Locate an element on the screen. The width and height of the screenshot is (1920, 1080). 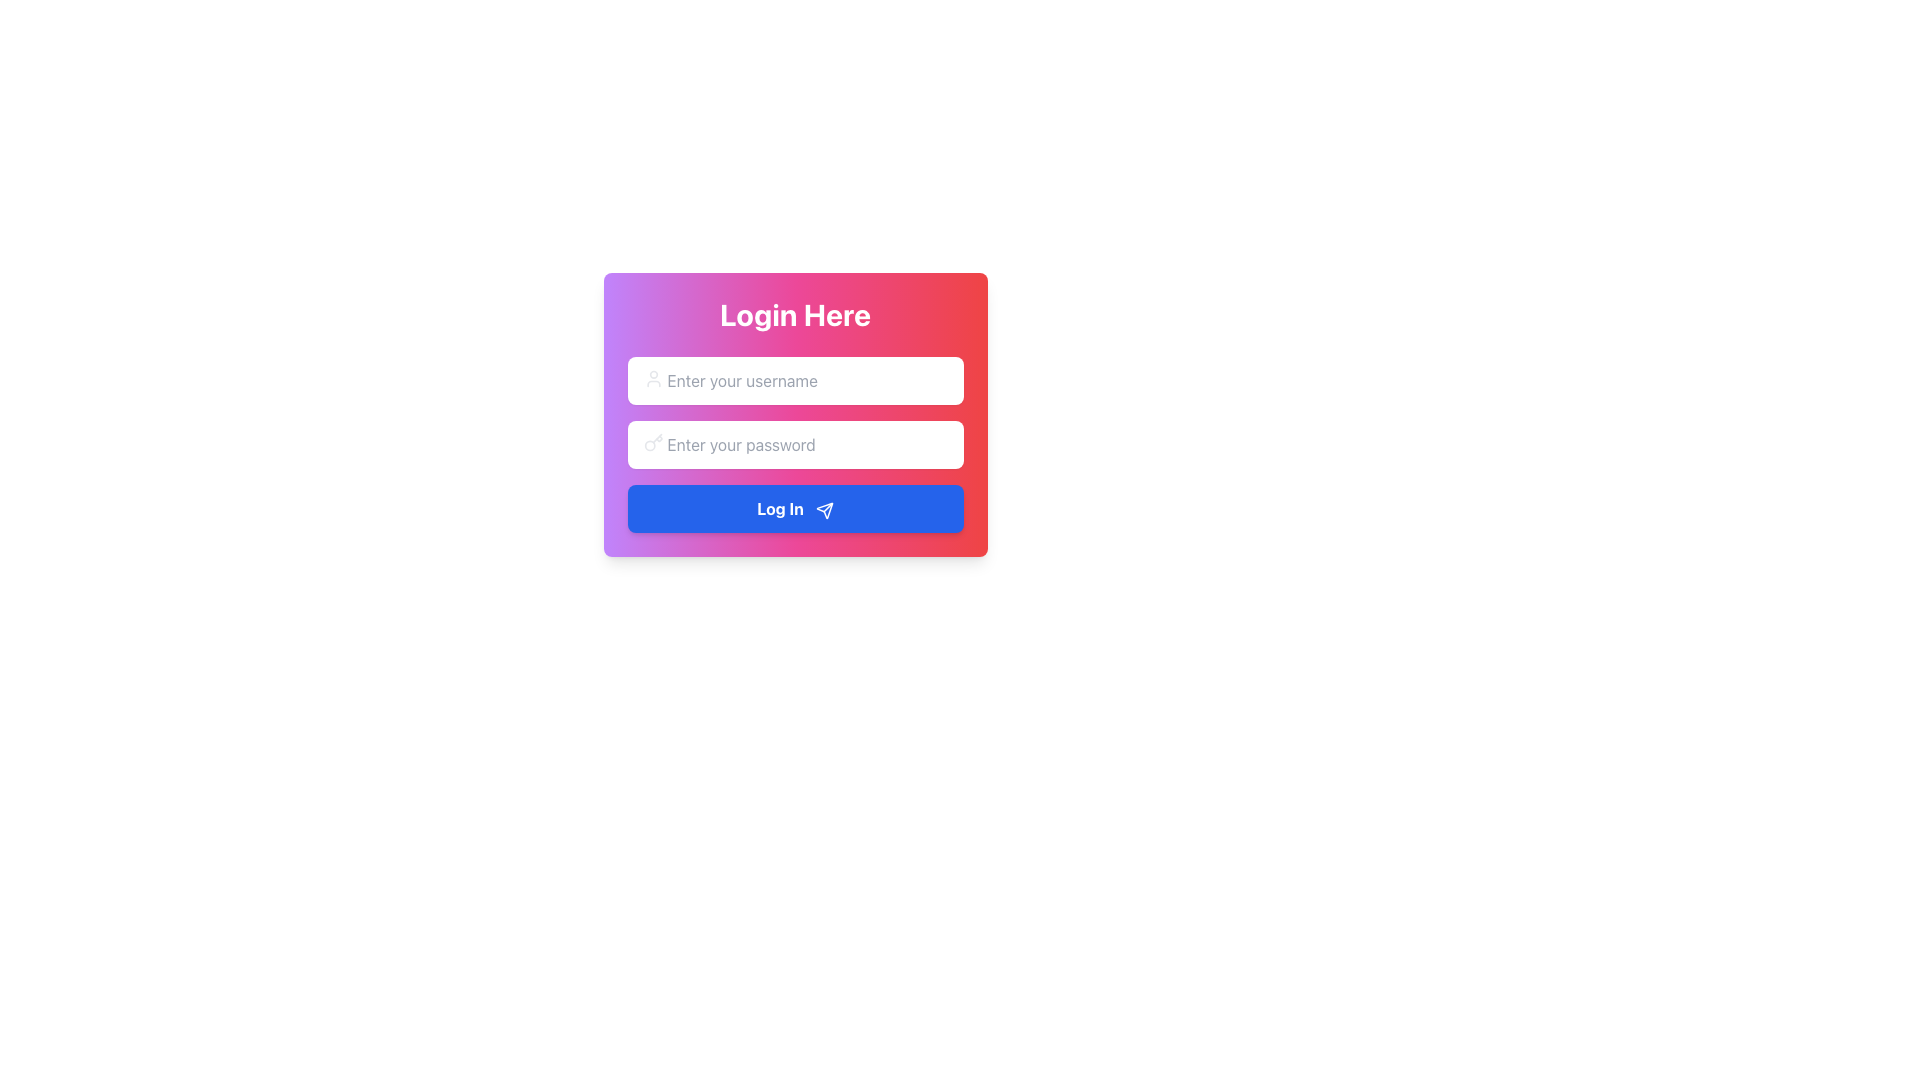
the appearance of the blue paper plane icon located to the right of the 'Log In' button text is located at coordinates (824, 509).